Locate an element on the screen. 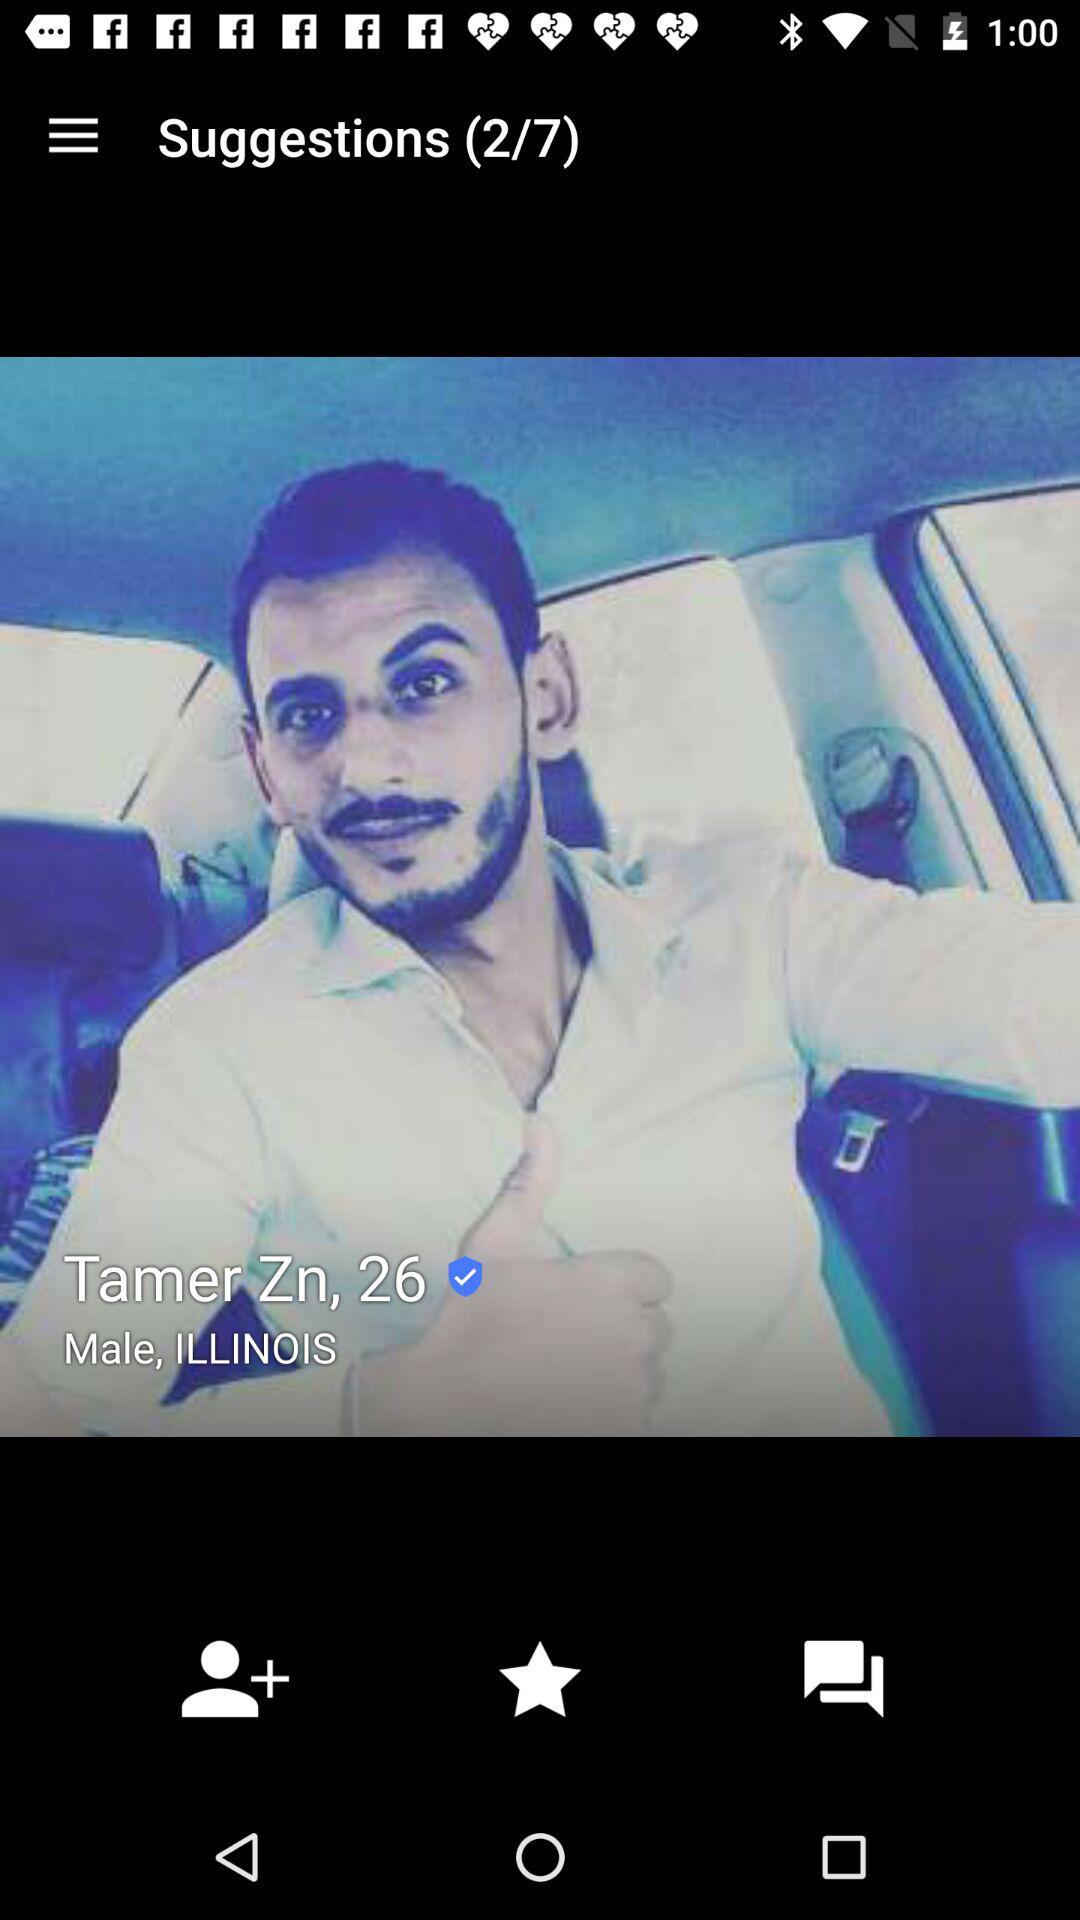 This screenshot has width=1080, height=1920. the follow icon is located at coordinates (234, 1678).